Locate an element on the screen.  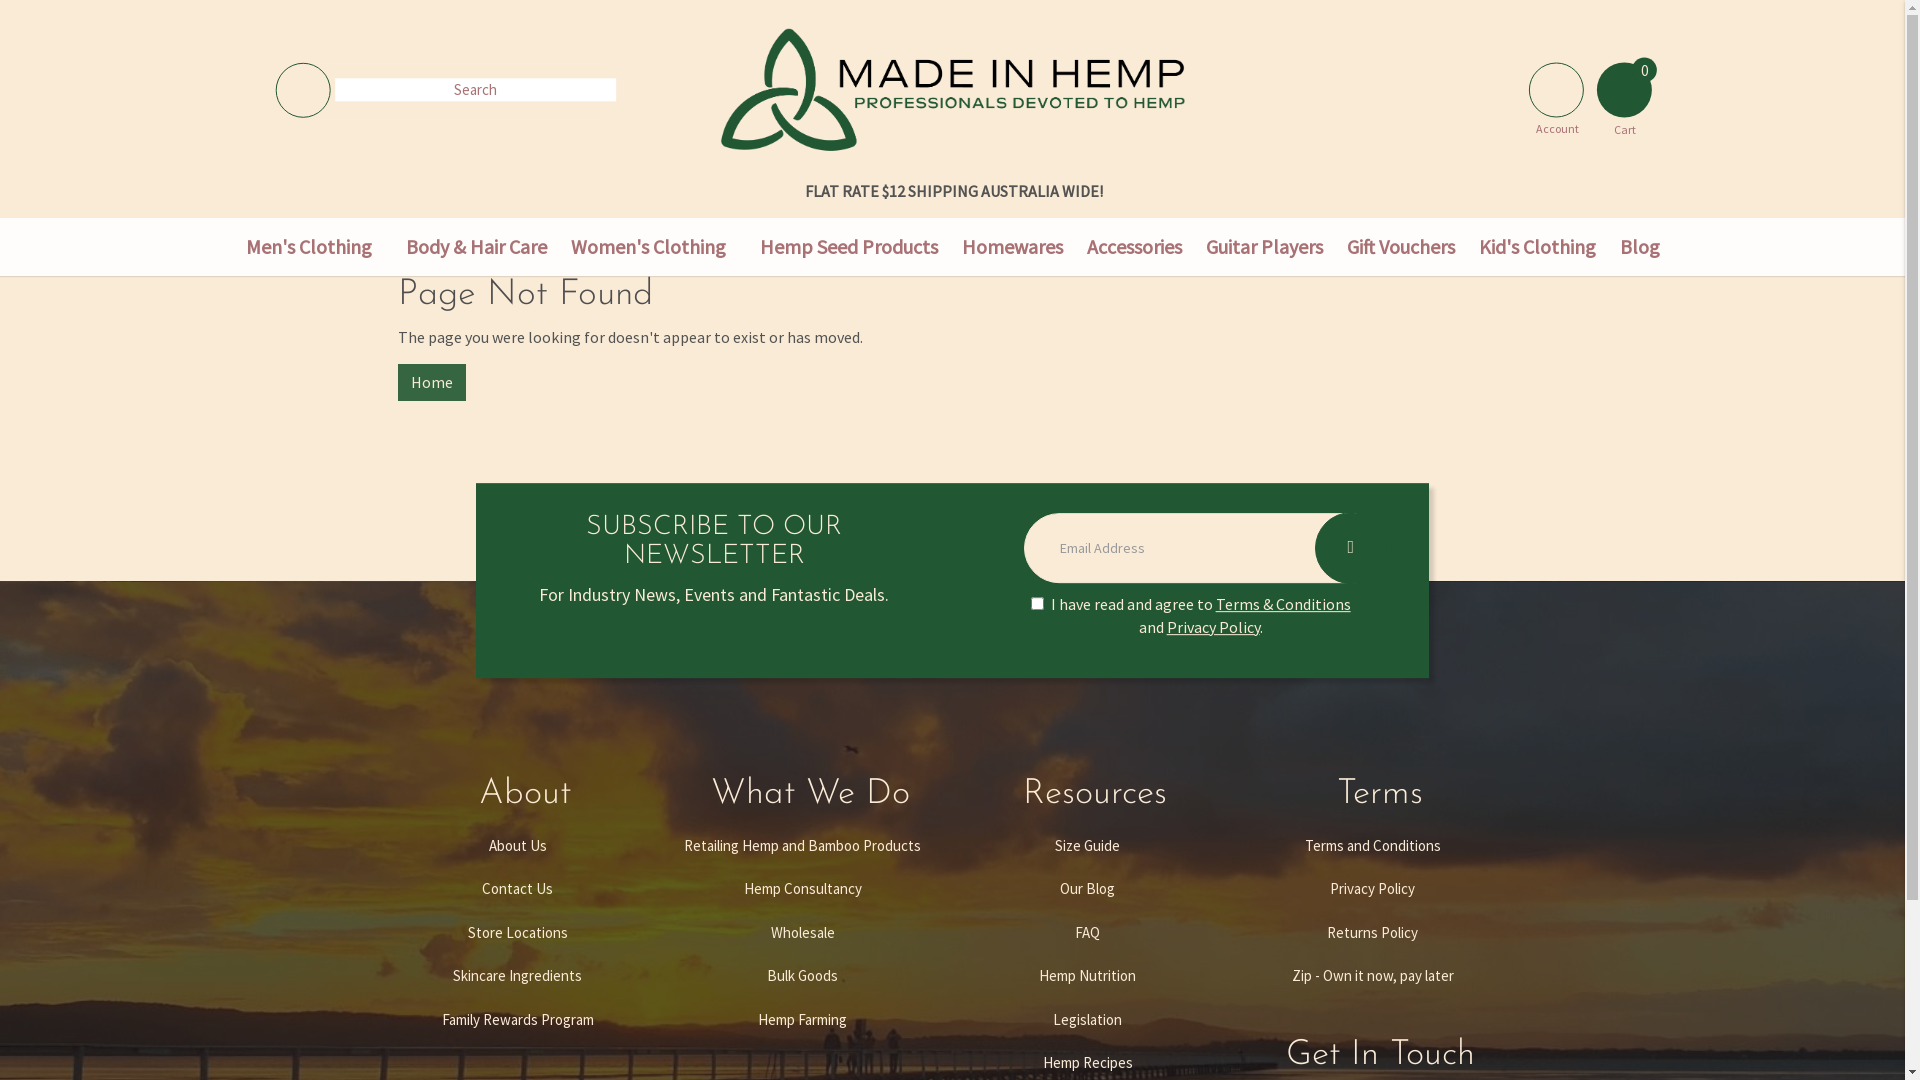
'Bulk Goods' is located at coordinates (802, 974).